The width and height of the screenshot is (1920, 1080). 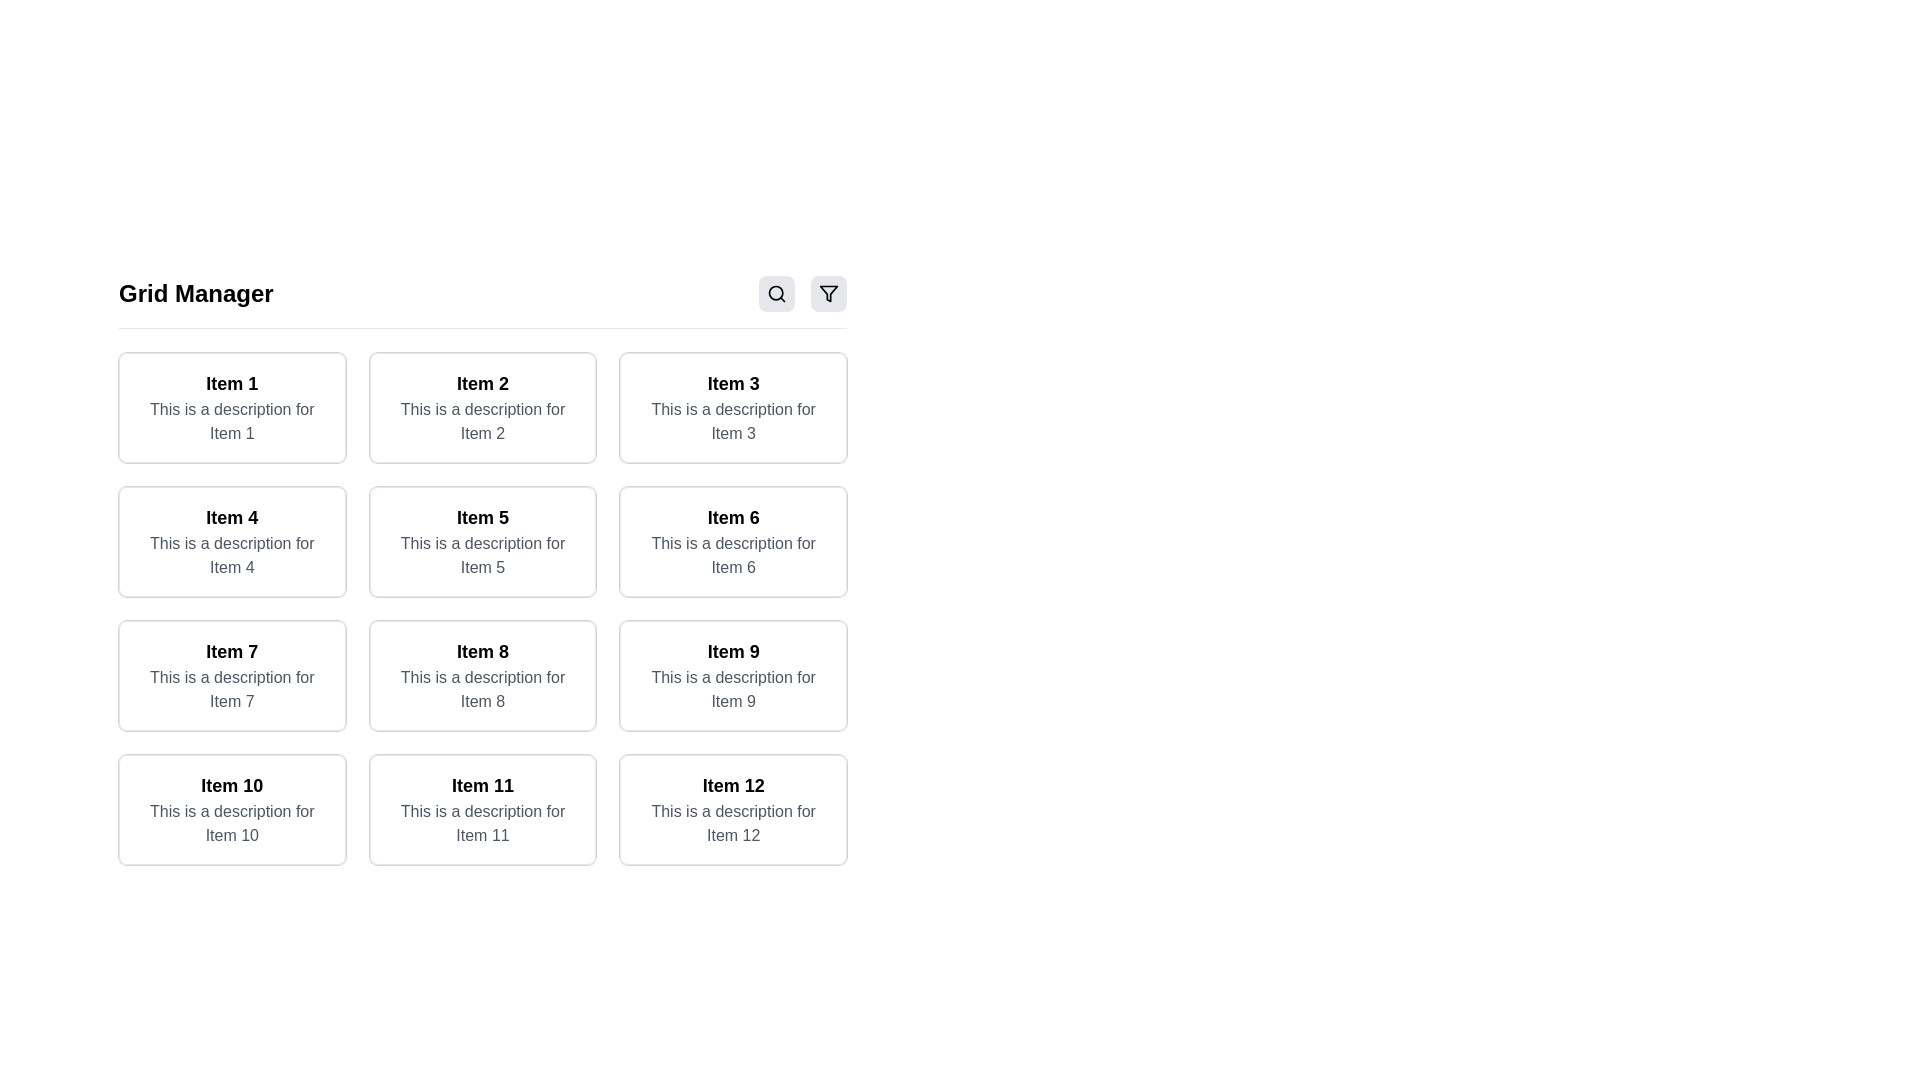 What do you see at coordinates (483, 651) in the screenshot?
I see `the text label displaying 'Item 8', which is styled with a larger font size and bold weight, located in the third row, second column of a 4x3 grid layout` at bounding box center [483, 651].